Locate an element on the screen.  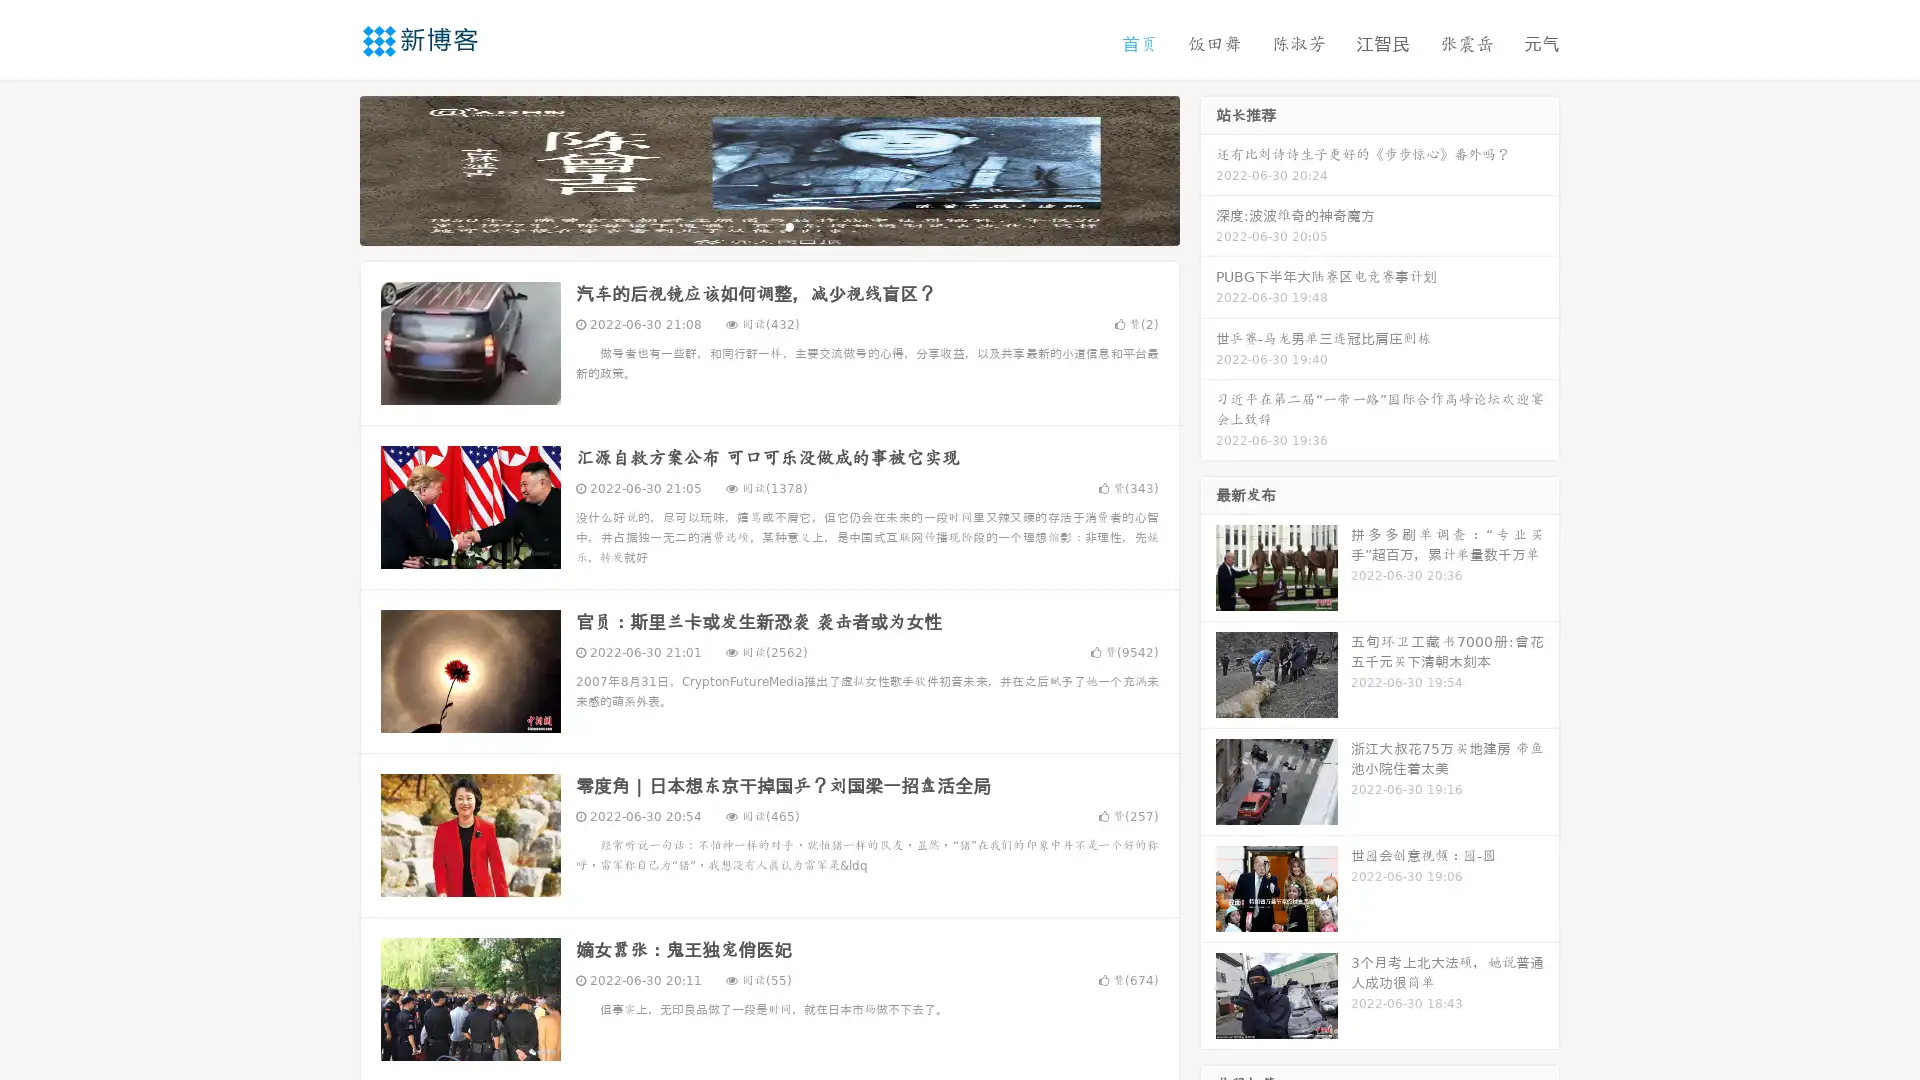
Previous slide is located at coordinates (330, 168).